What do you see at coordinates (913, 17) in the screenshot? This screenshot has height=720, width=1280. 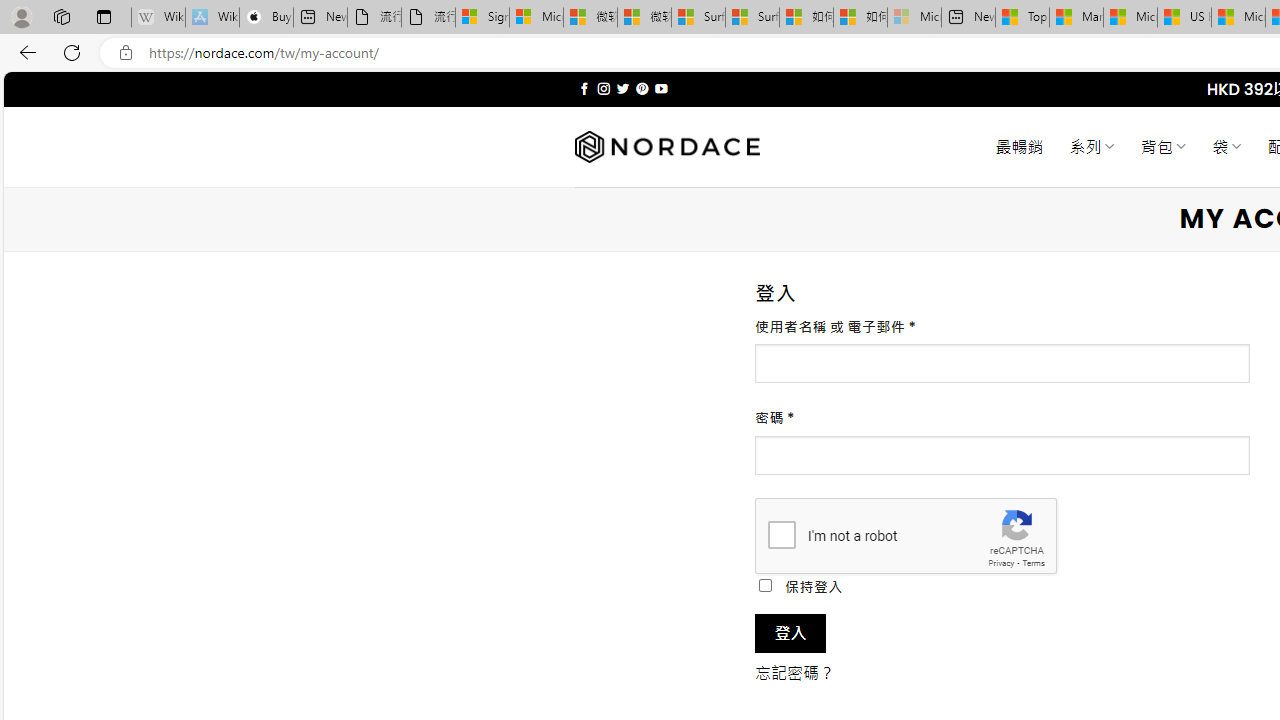 I see `'Microsoft account | Account Checkup - Sleeping'` at bounding box center [913, 17].